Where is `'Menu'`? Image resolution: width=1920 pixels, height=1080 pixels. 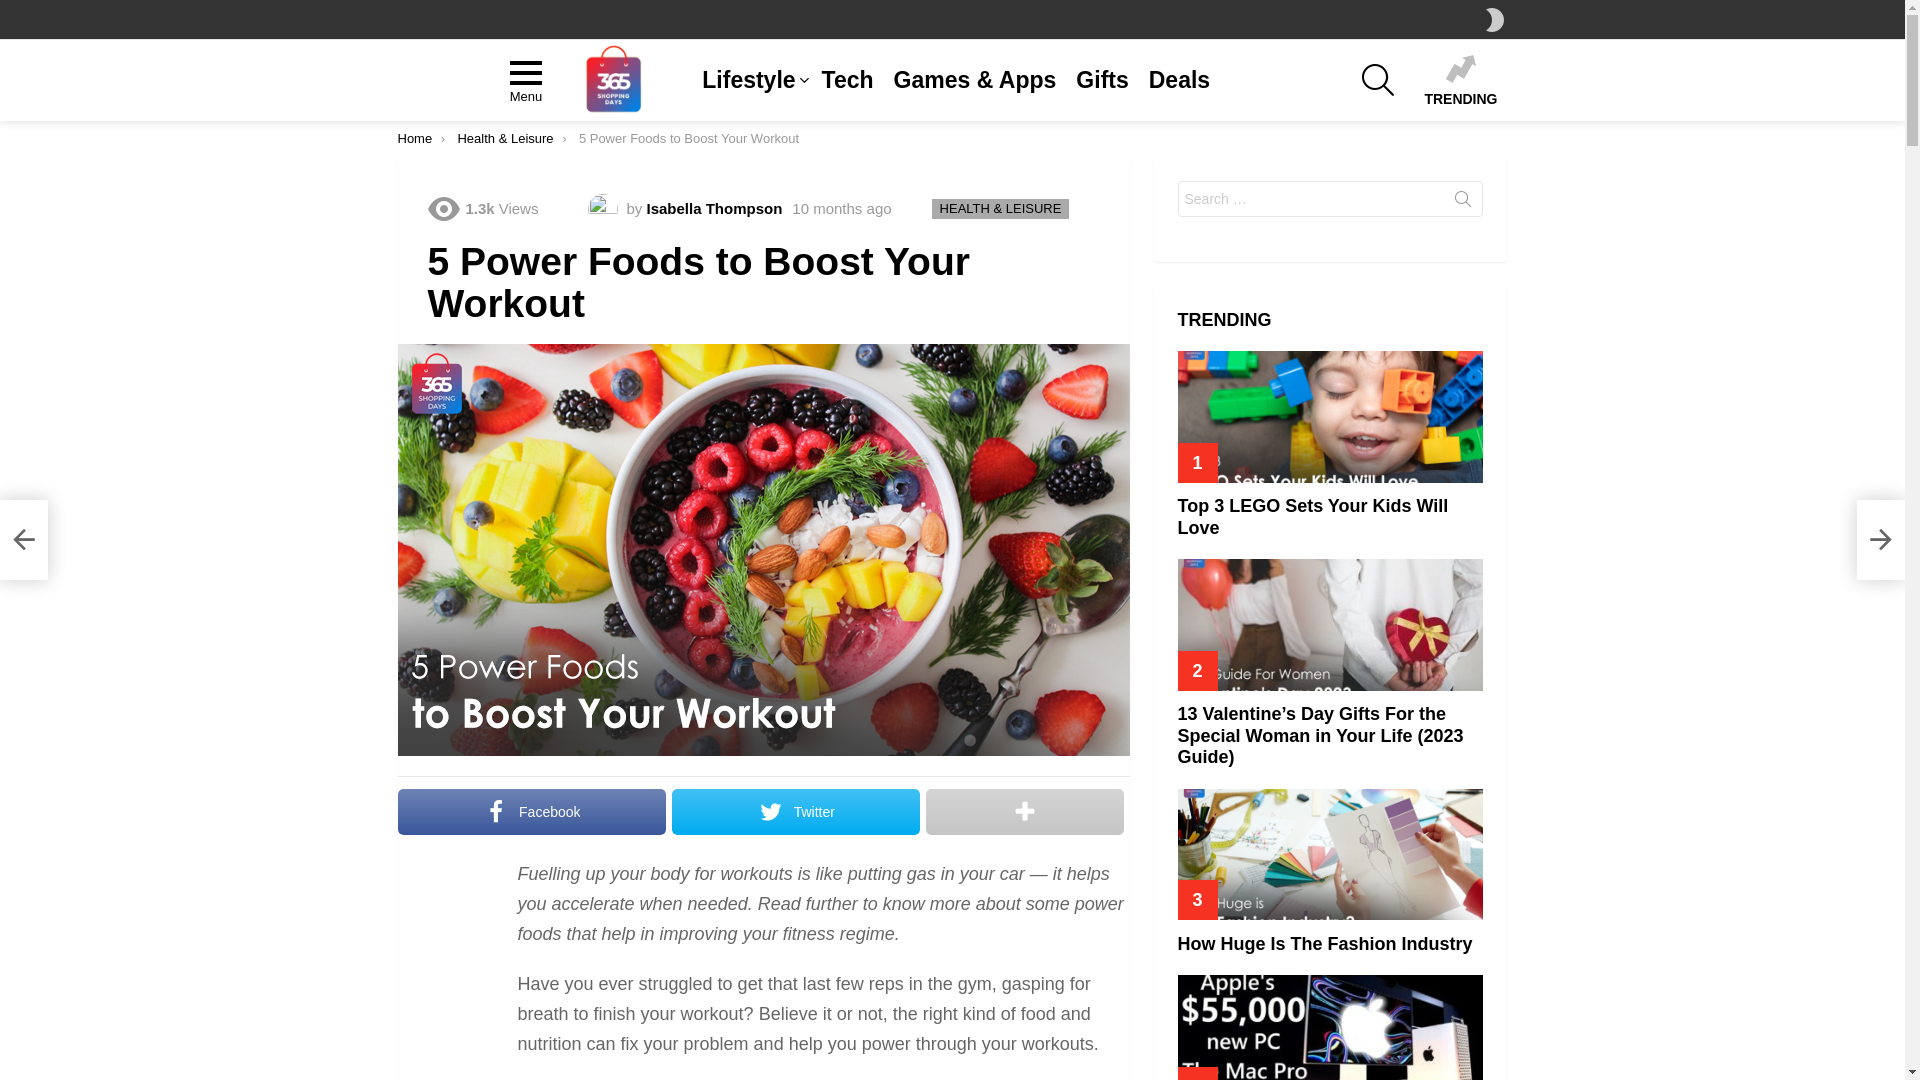 'Menu' is located at coordinates (526, 79).